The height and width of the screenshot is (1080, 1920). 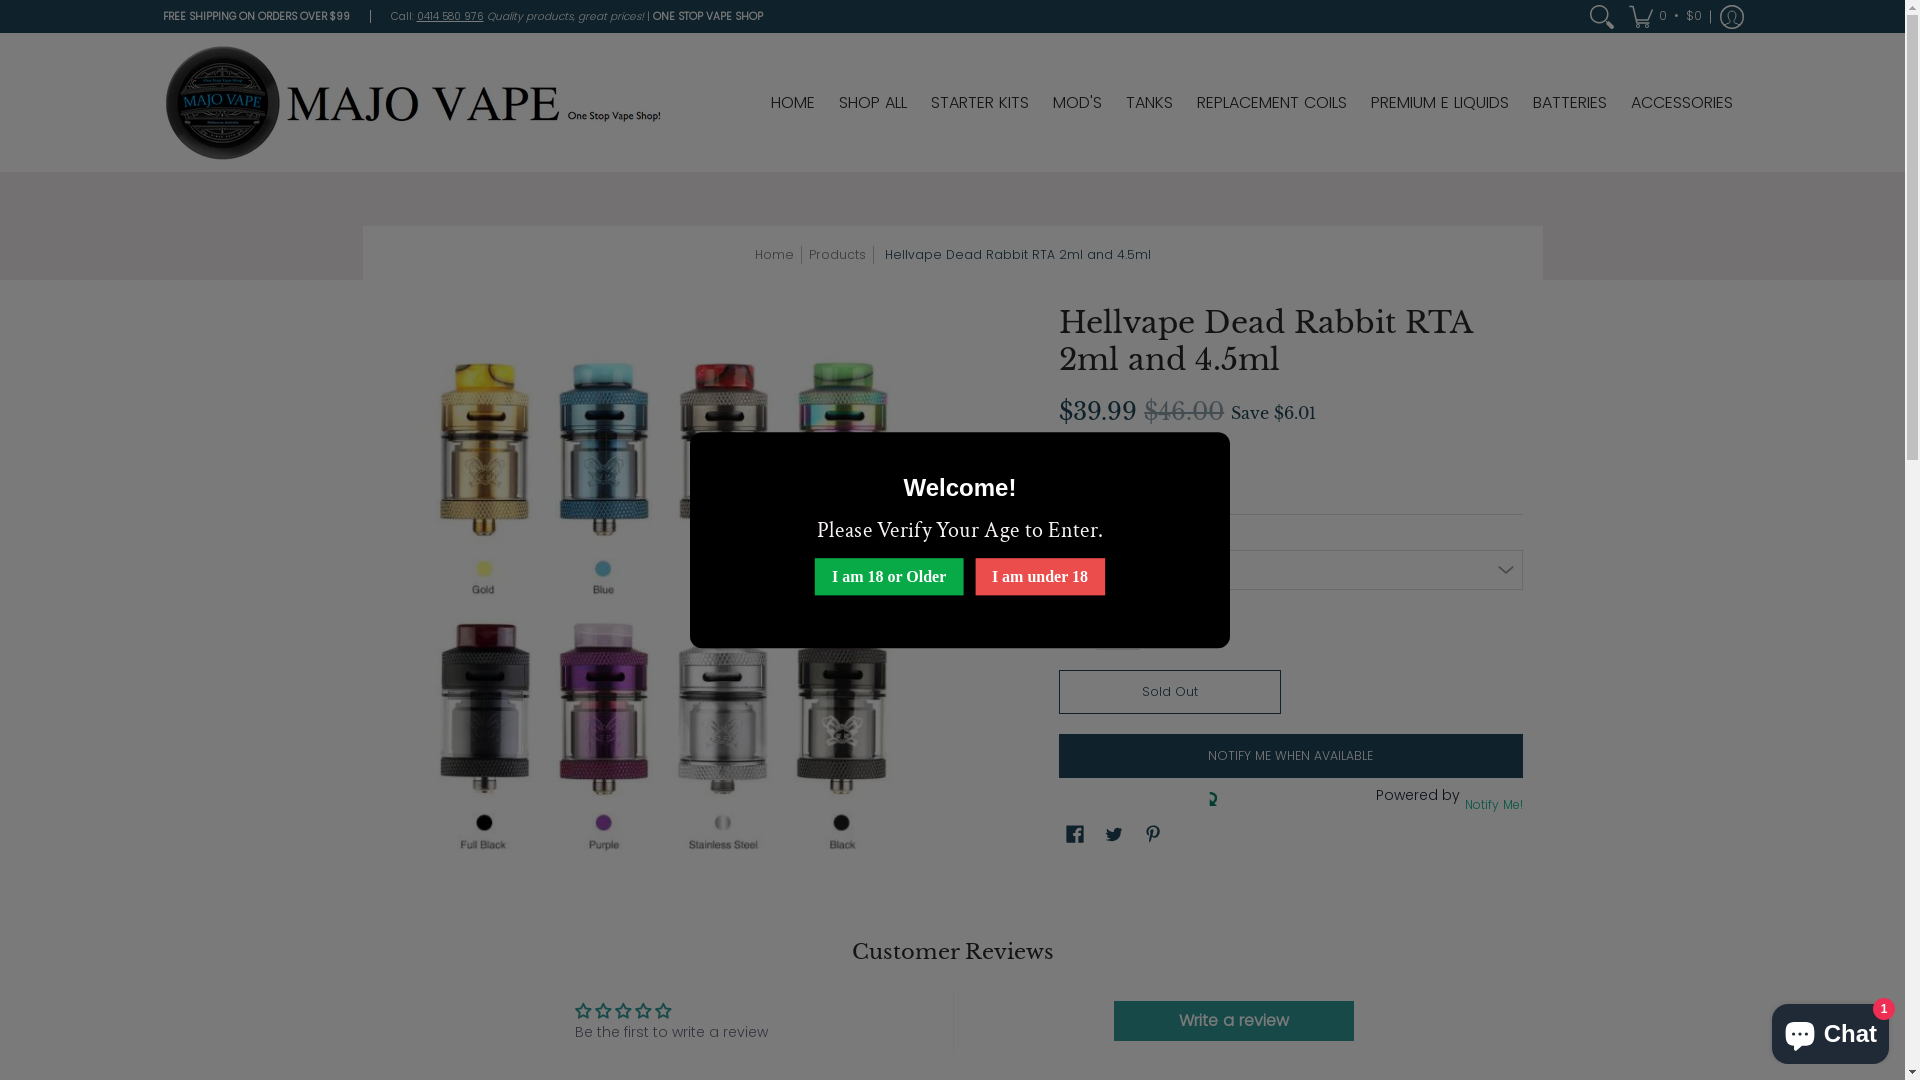 I want to click on 'Log in', so click(x=1730, y=16).